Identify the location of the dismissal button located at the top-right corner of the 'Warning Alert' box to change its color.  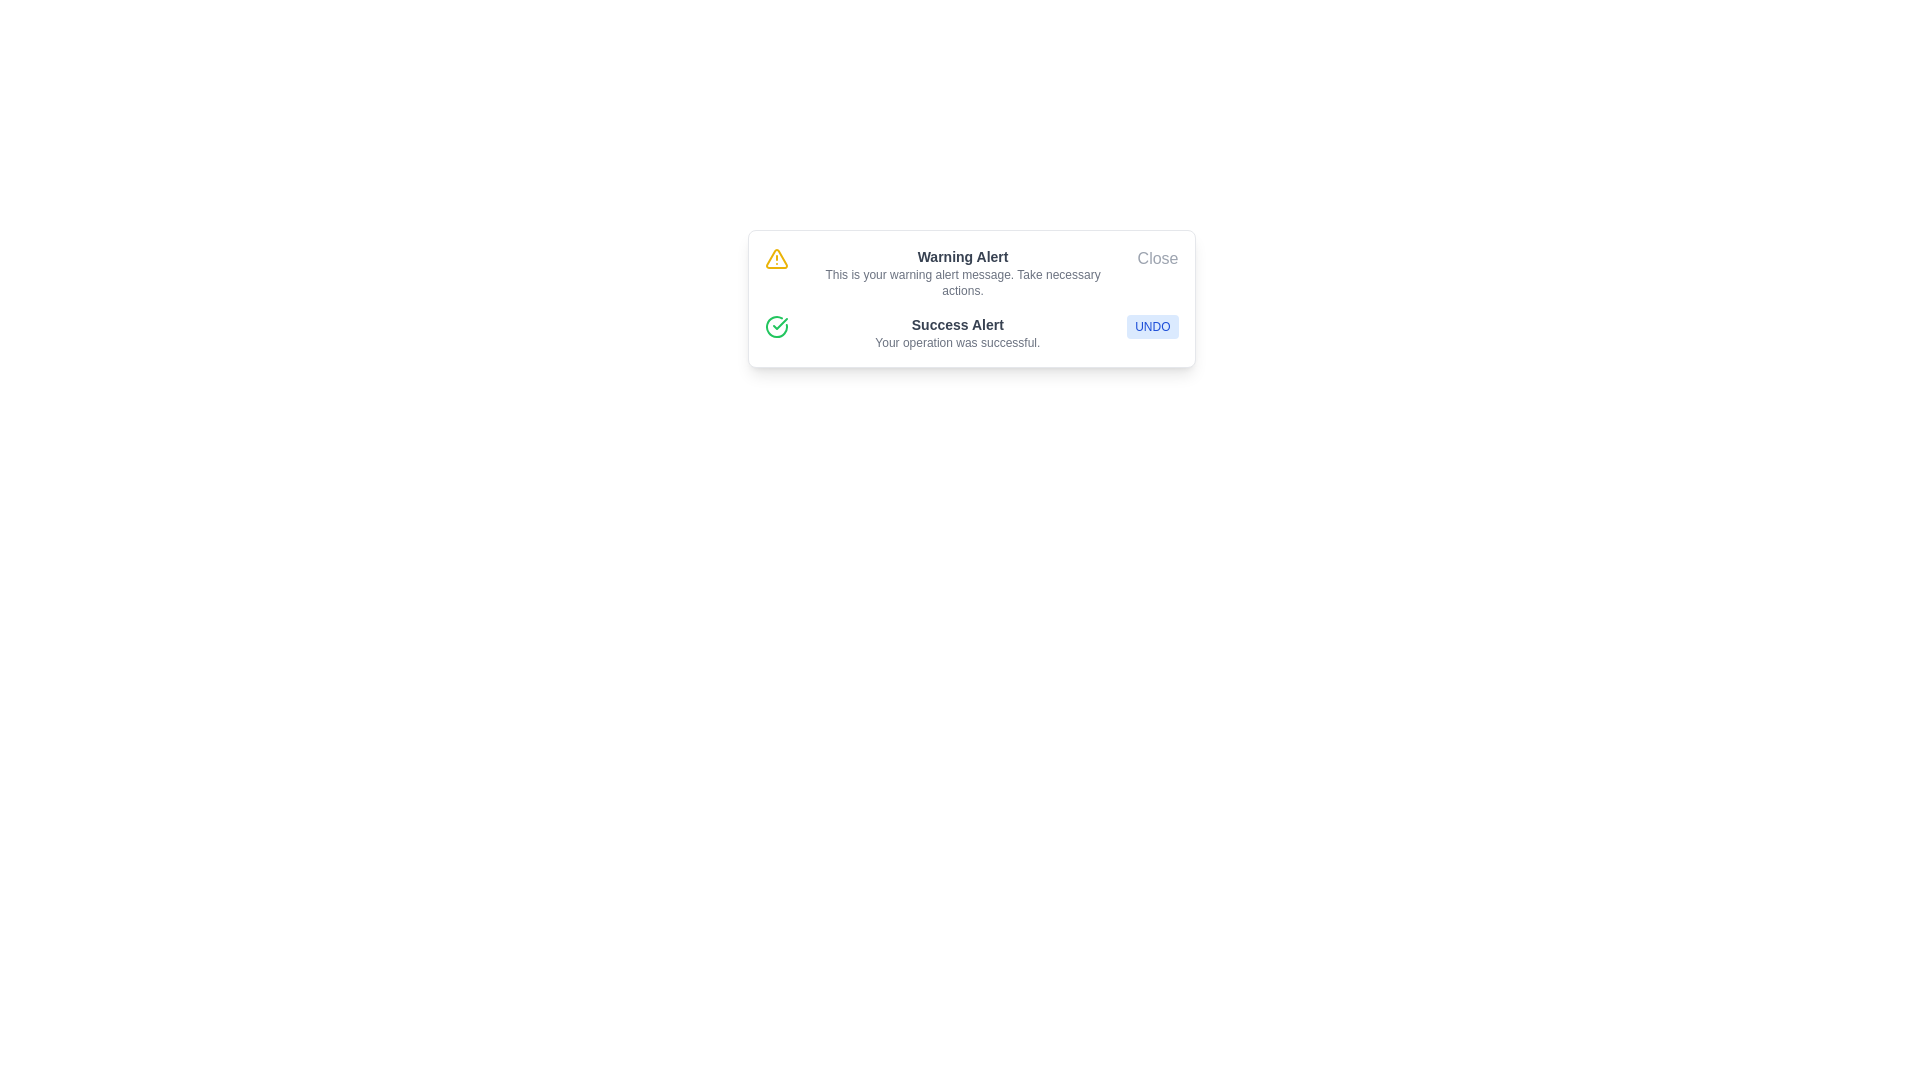
(1158, 257).